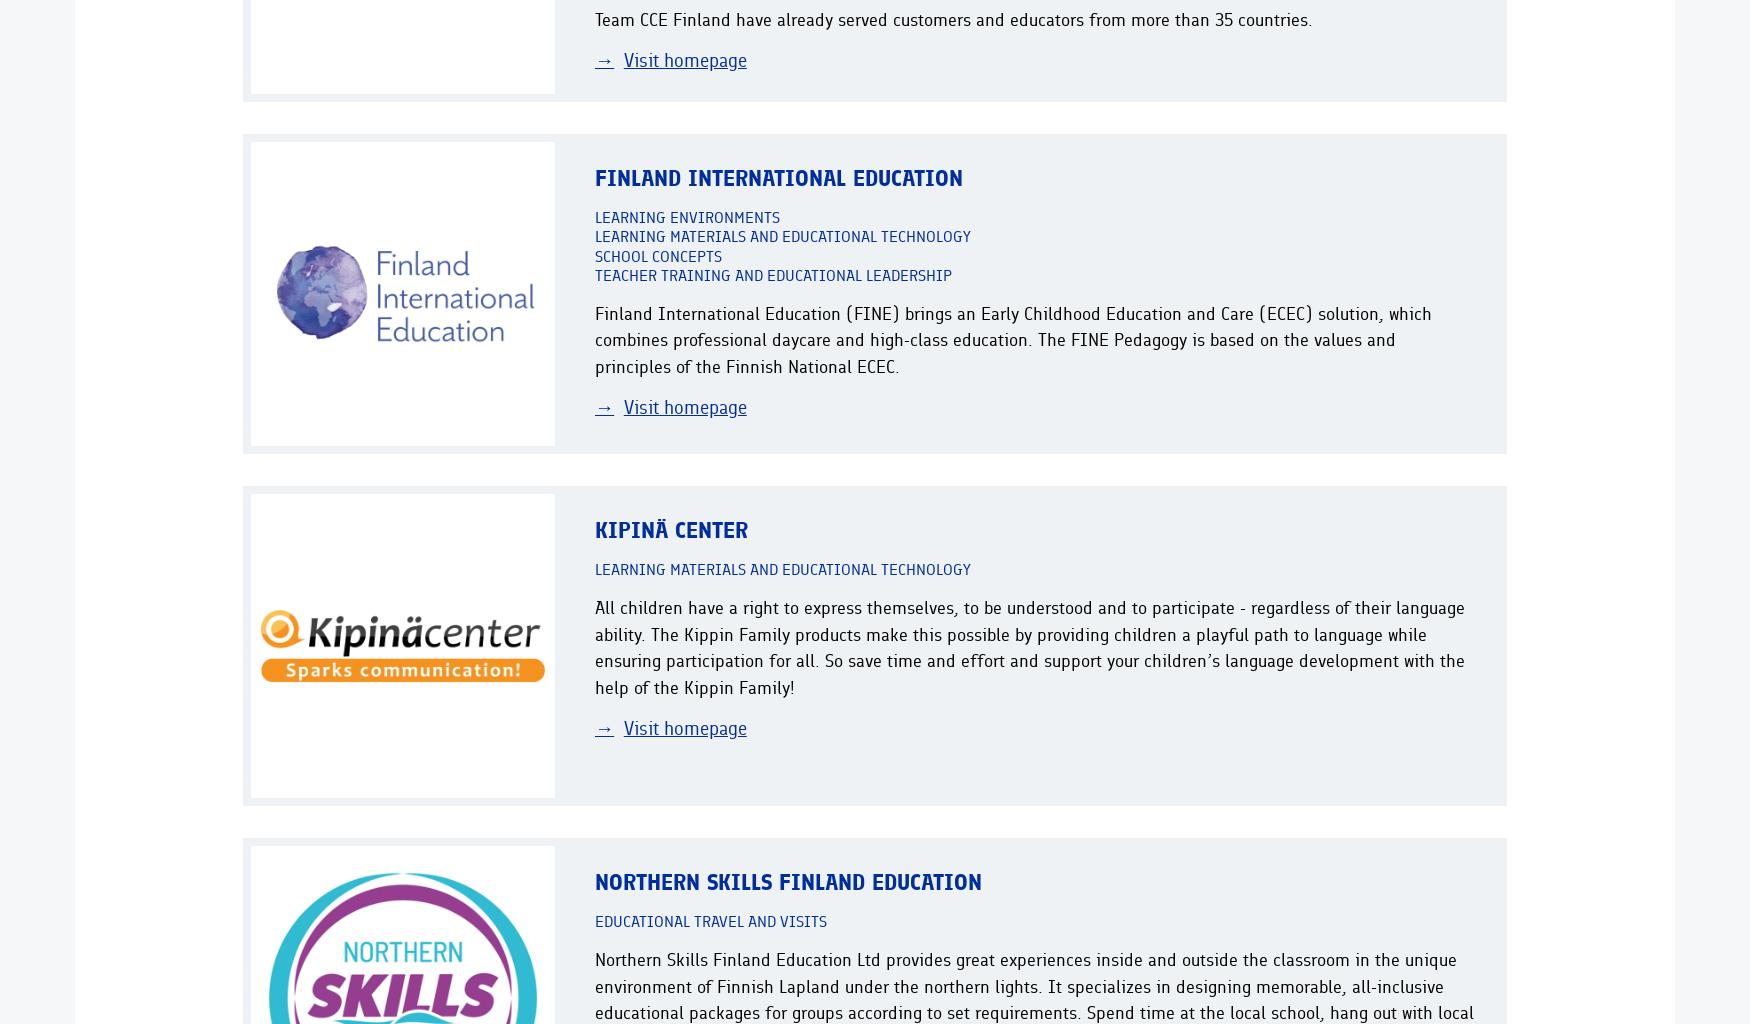 The image size is (1750, 1024). Describe the element at coordinates (1029, 645) in the screenshot. I see `'All children have a right to express themselves, to be understood and to participate - regardless of their language ability. The Kippin Family products make this possible by providing children a playful path to language while ensuring participation for all. So save time and effort and support your children’s language development with the help of the Kippin Family!'` at that location.